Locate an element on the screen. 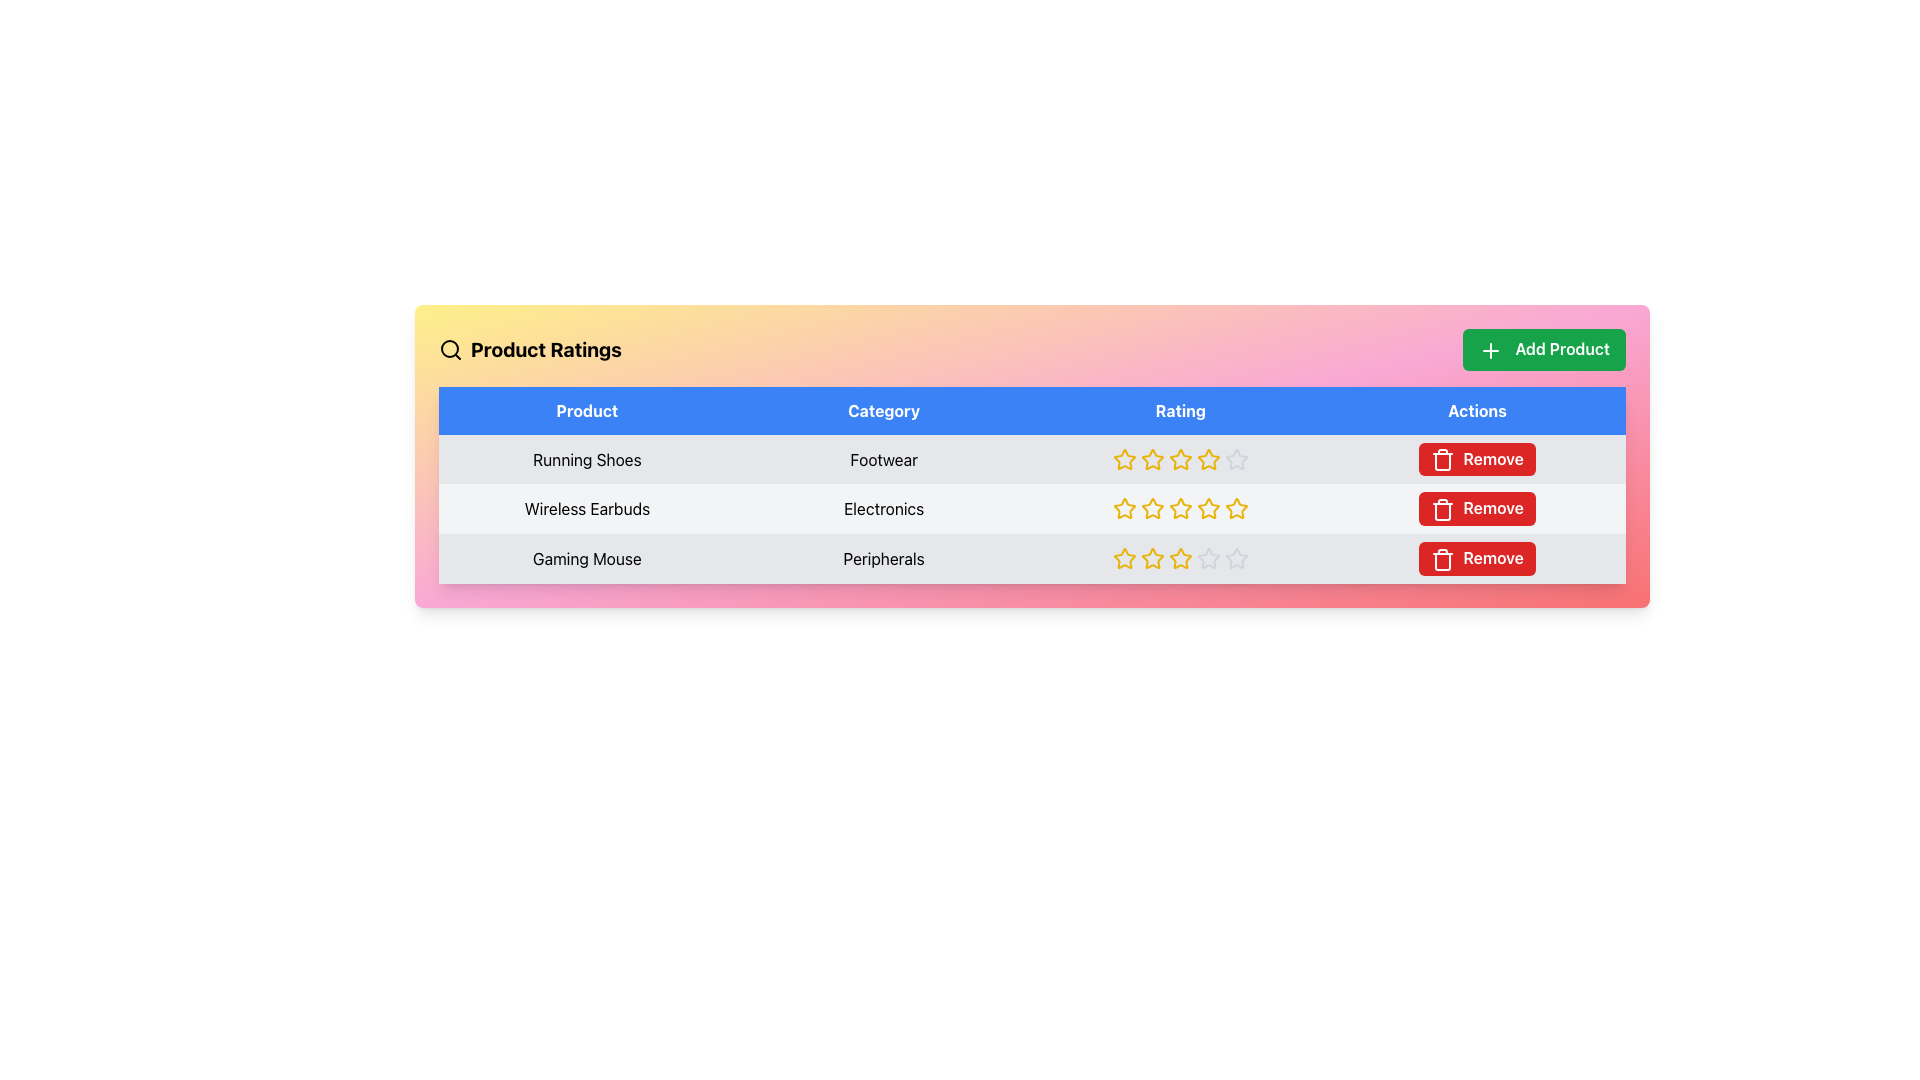  text label for the product 'Running Shoes' located in the first row under the 'Product' column of the table is located at coordinates (586, 459).